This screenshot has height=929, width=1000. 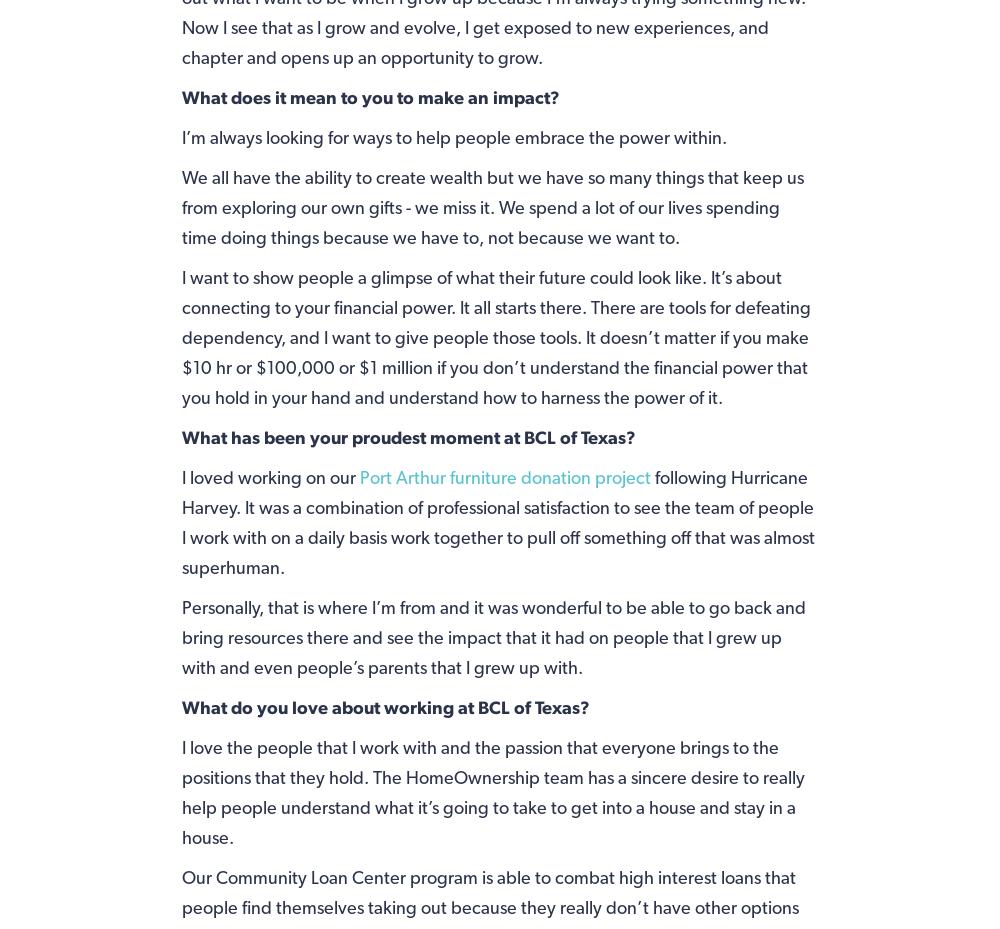 What do you see at coordinates (496, 521) in the screenshot?
I see `'following Hurricane Harvey. It was a combination of professional satisfaction to see the team of people I work with on a daily basis work together to pull off something off that was almost superhuman.'` at bounding box center [496, 521].